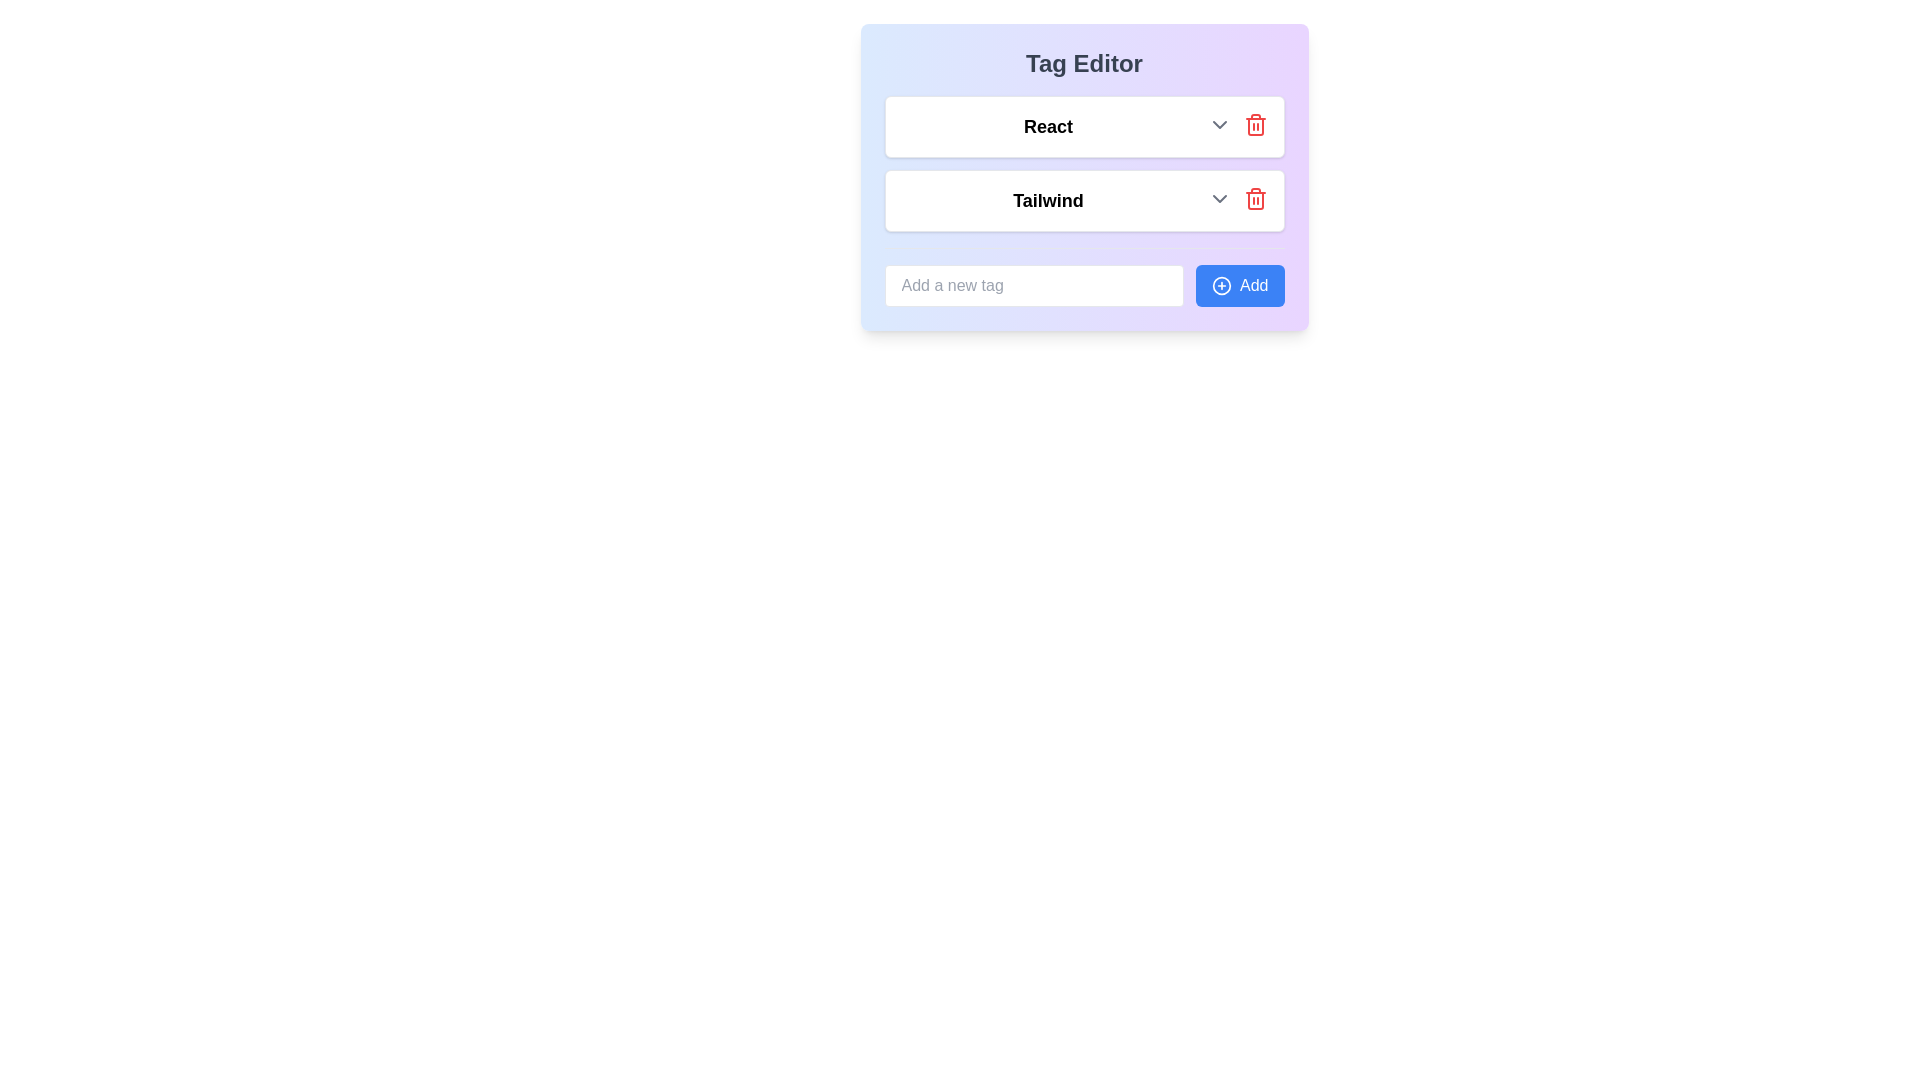 The width and height of the screenshot is (1920, 1080). Describe the element at coordinates (1047, 127) in the screenshot. I see `the static text label displaying 'React' in bold, located in the first rectangular card of the Tag Editor interface` at that location.